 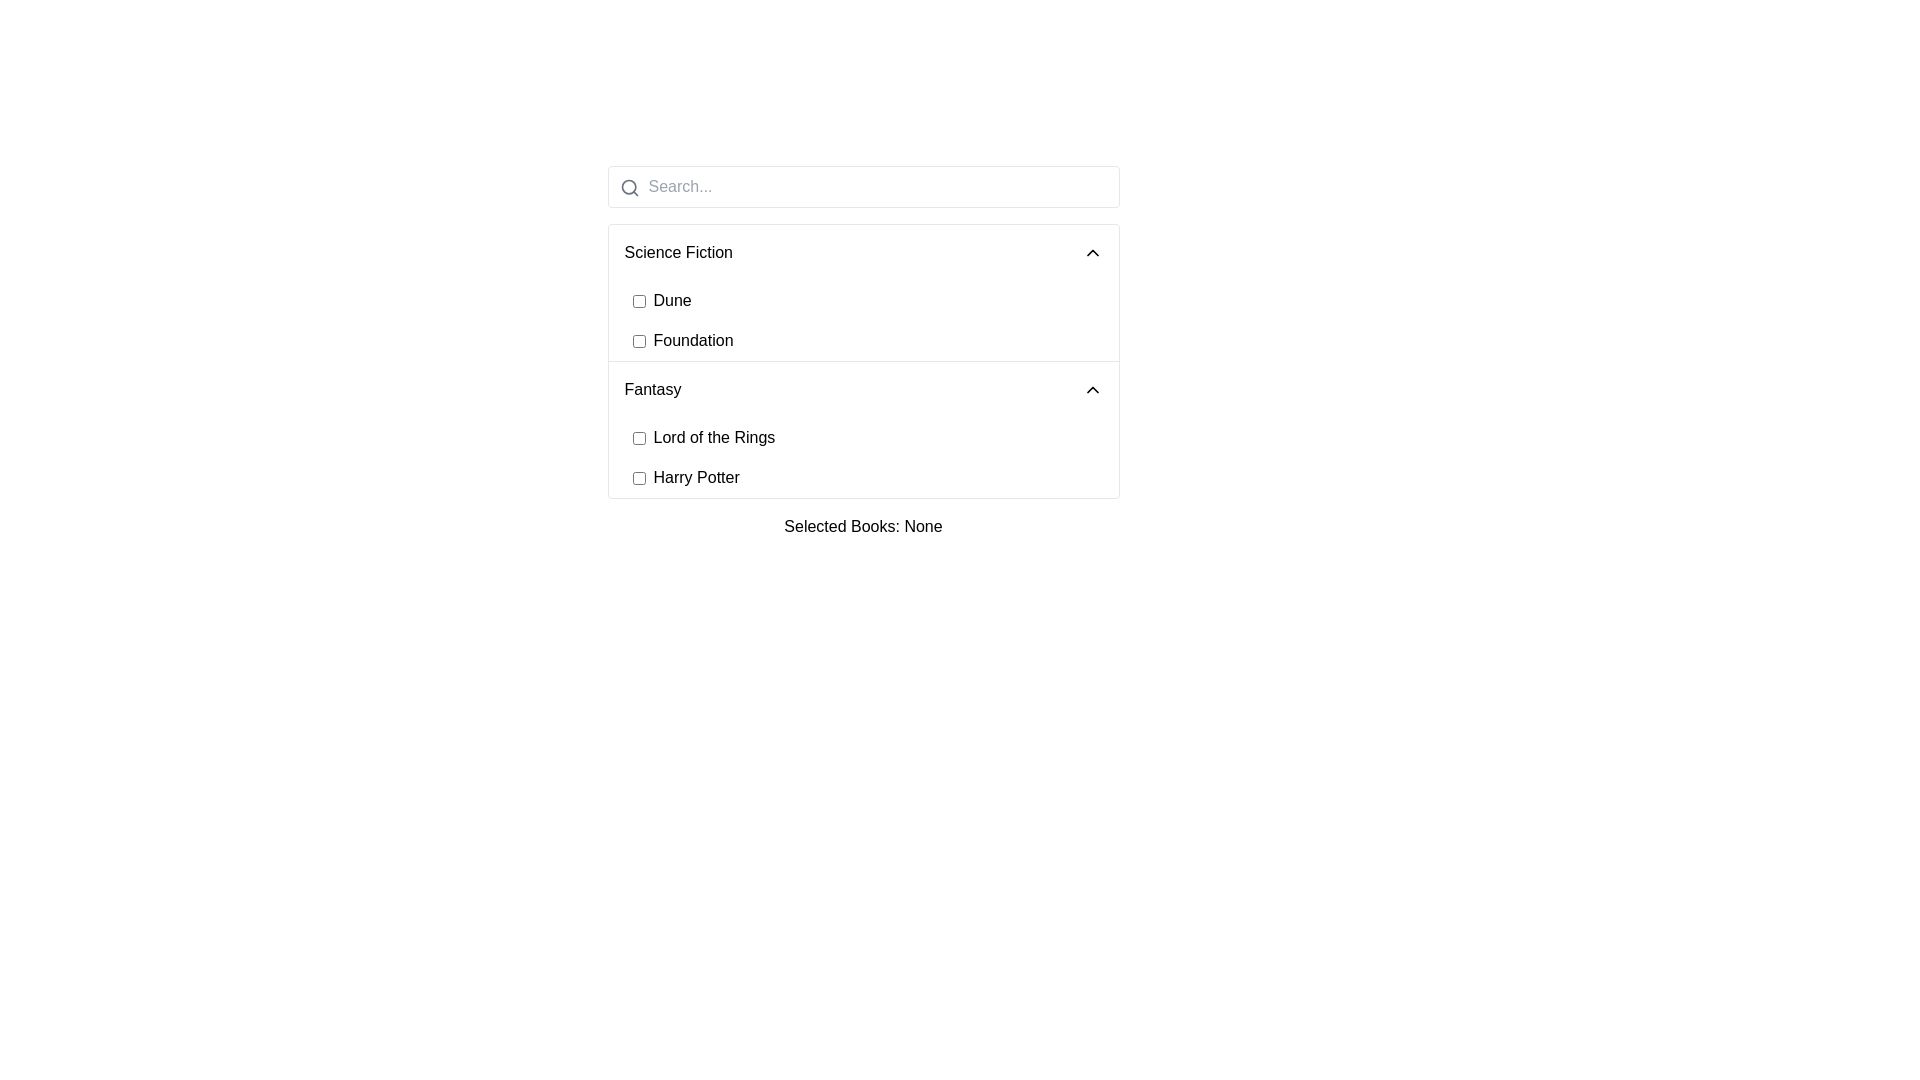 What do you see at coordinates (628, 188) in the screenshot?
I see `the search icon located in the upper-left corner of the 'Search' input box` at bounding box center [628, 188].